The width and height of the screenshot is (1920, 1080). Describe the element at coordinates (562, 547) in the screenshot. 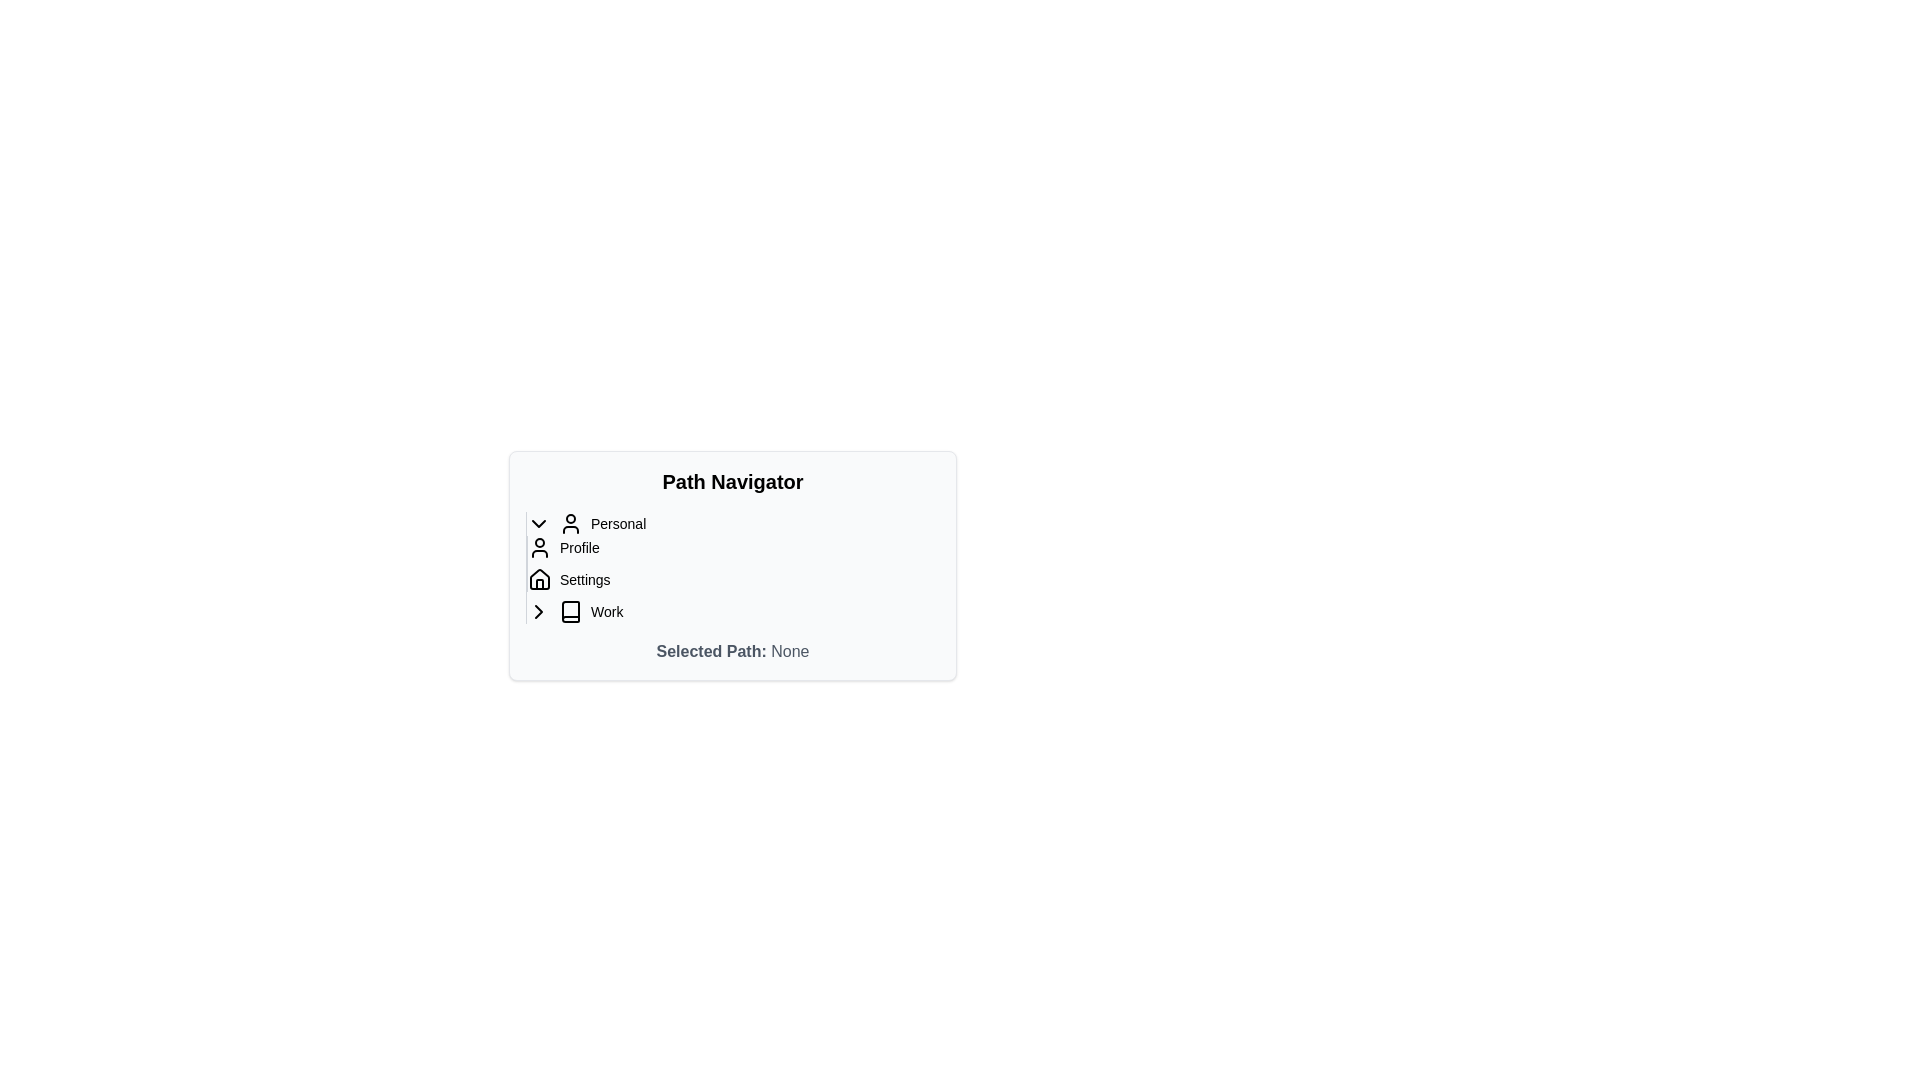

I see `the second navigation link under the 'Personal' section, which is positioned directly below the 'Personal' header and above the 'Settings' option` at that location.